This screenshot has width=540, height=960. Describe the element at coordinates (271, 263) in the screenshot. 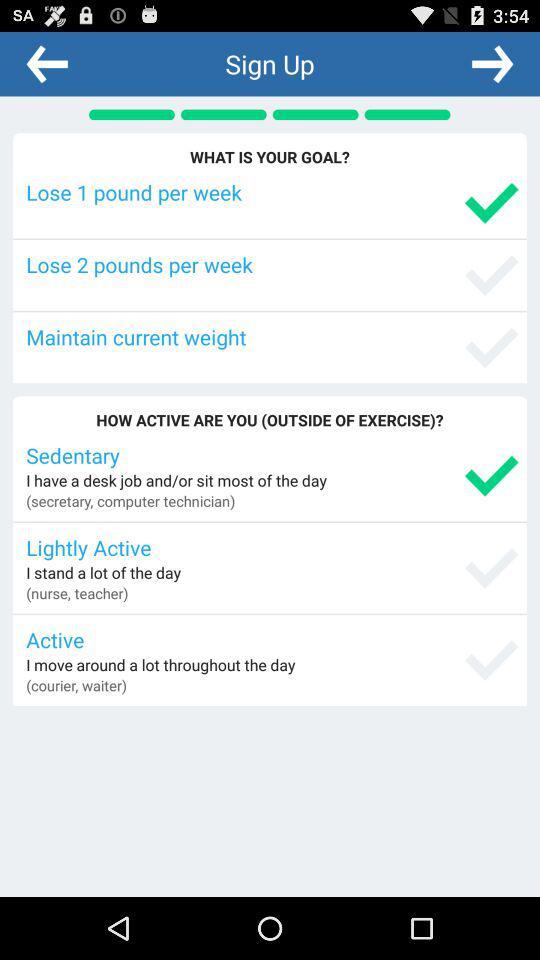

I see `the lose 2 pounds` at that location.